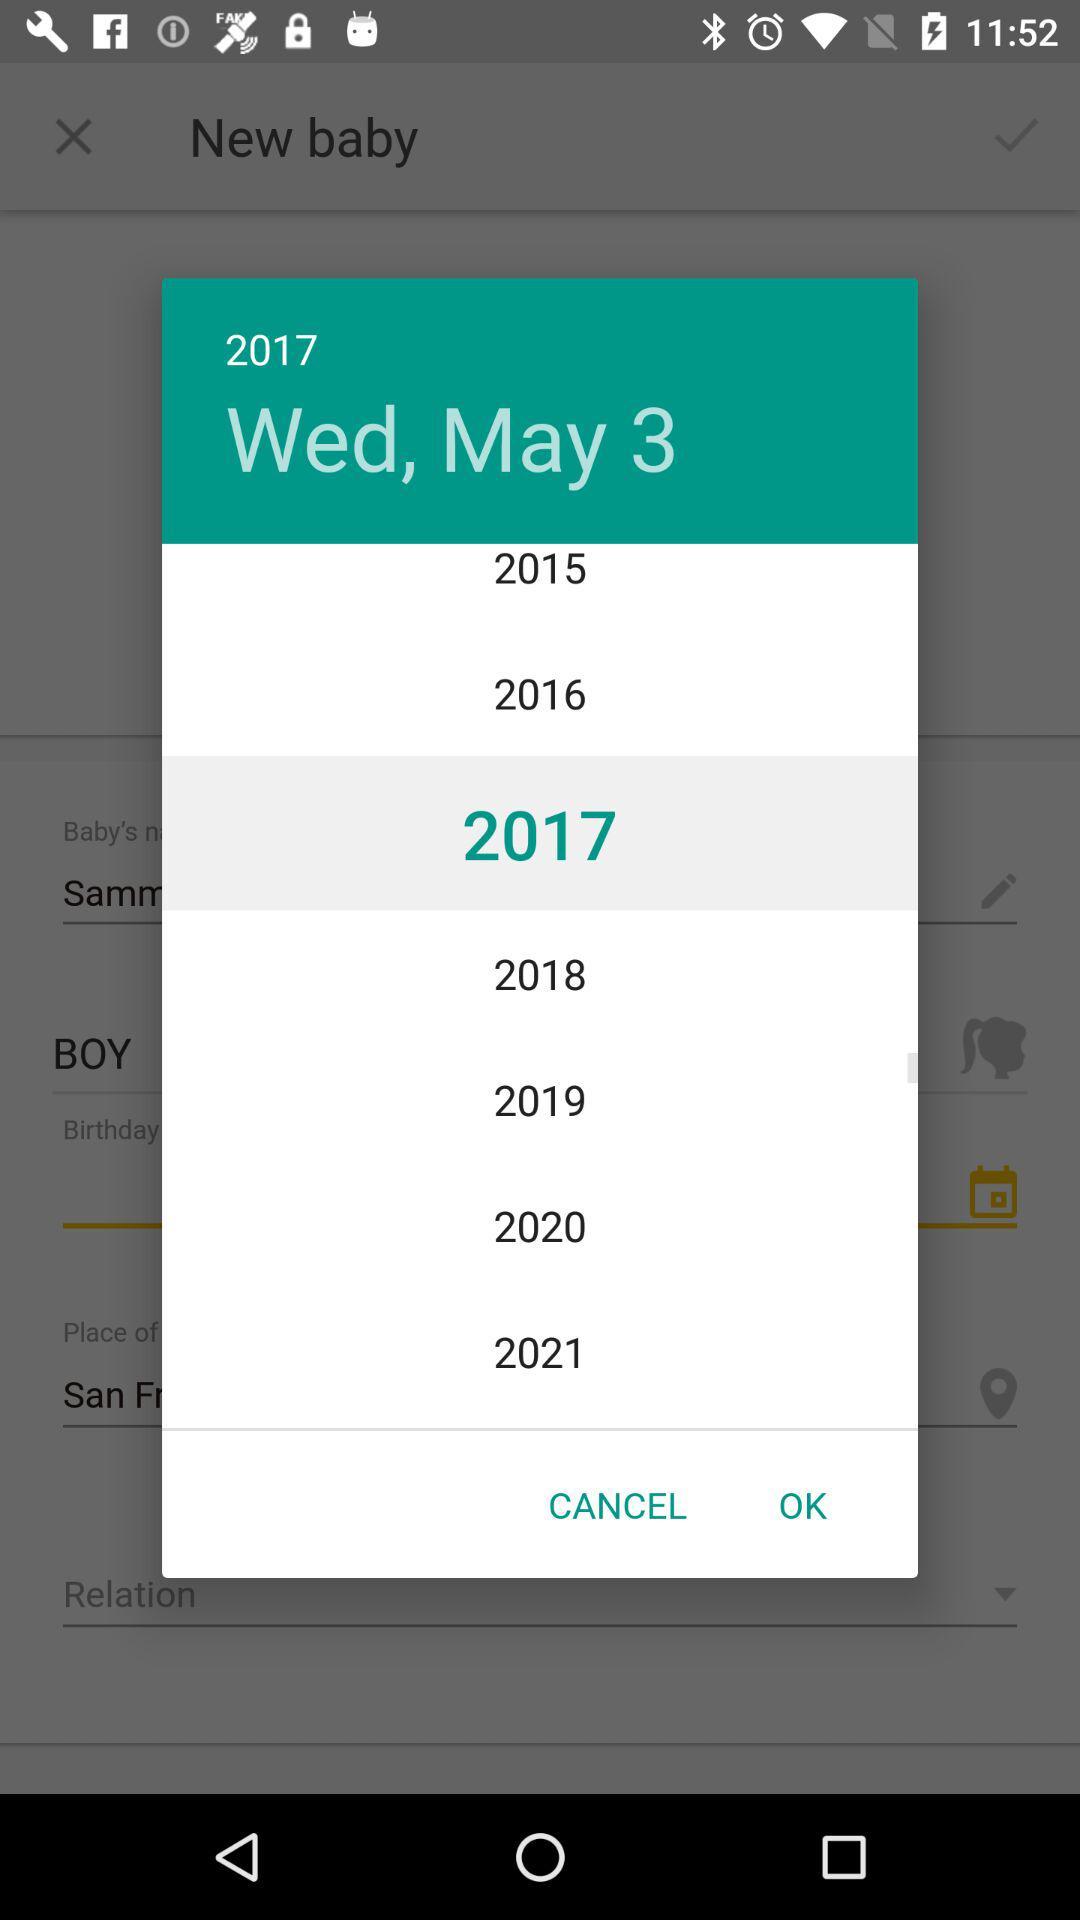 The width and height of the screenshot is (1080, 1920). I want to click on item next to cancel icon, so click(801, 1504).